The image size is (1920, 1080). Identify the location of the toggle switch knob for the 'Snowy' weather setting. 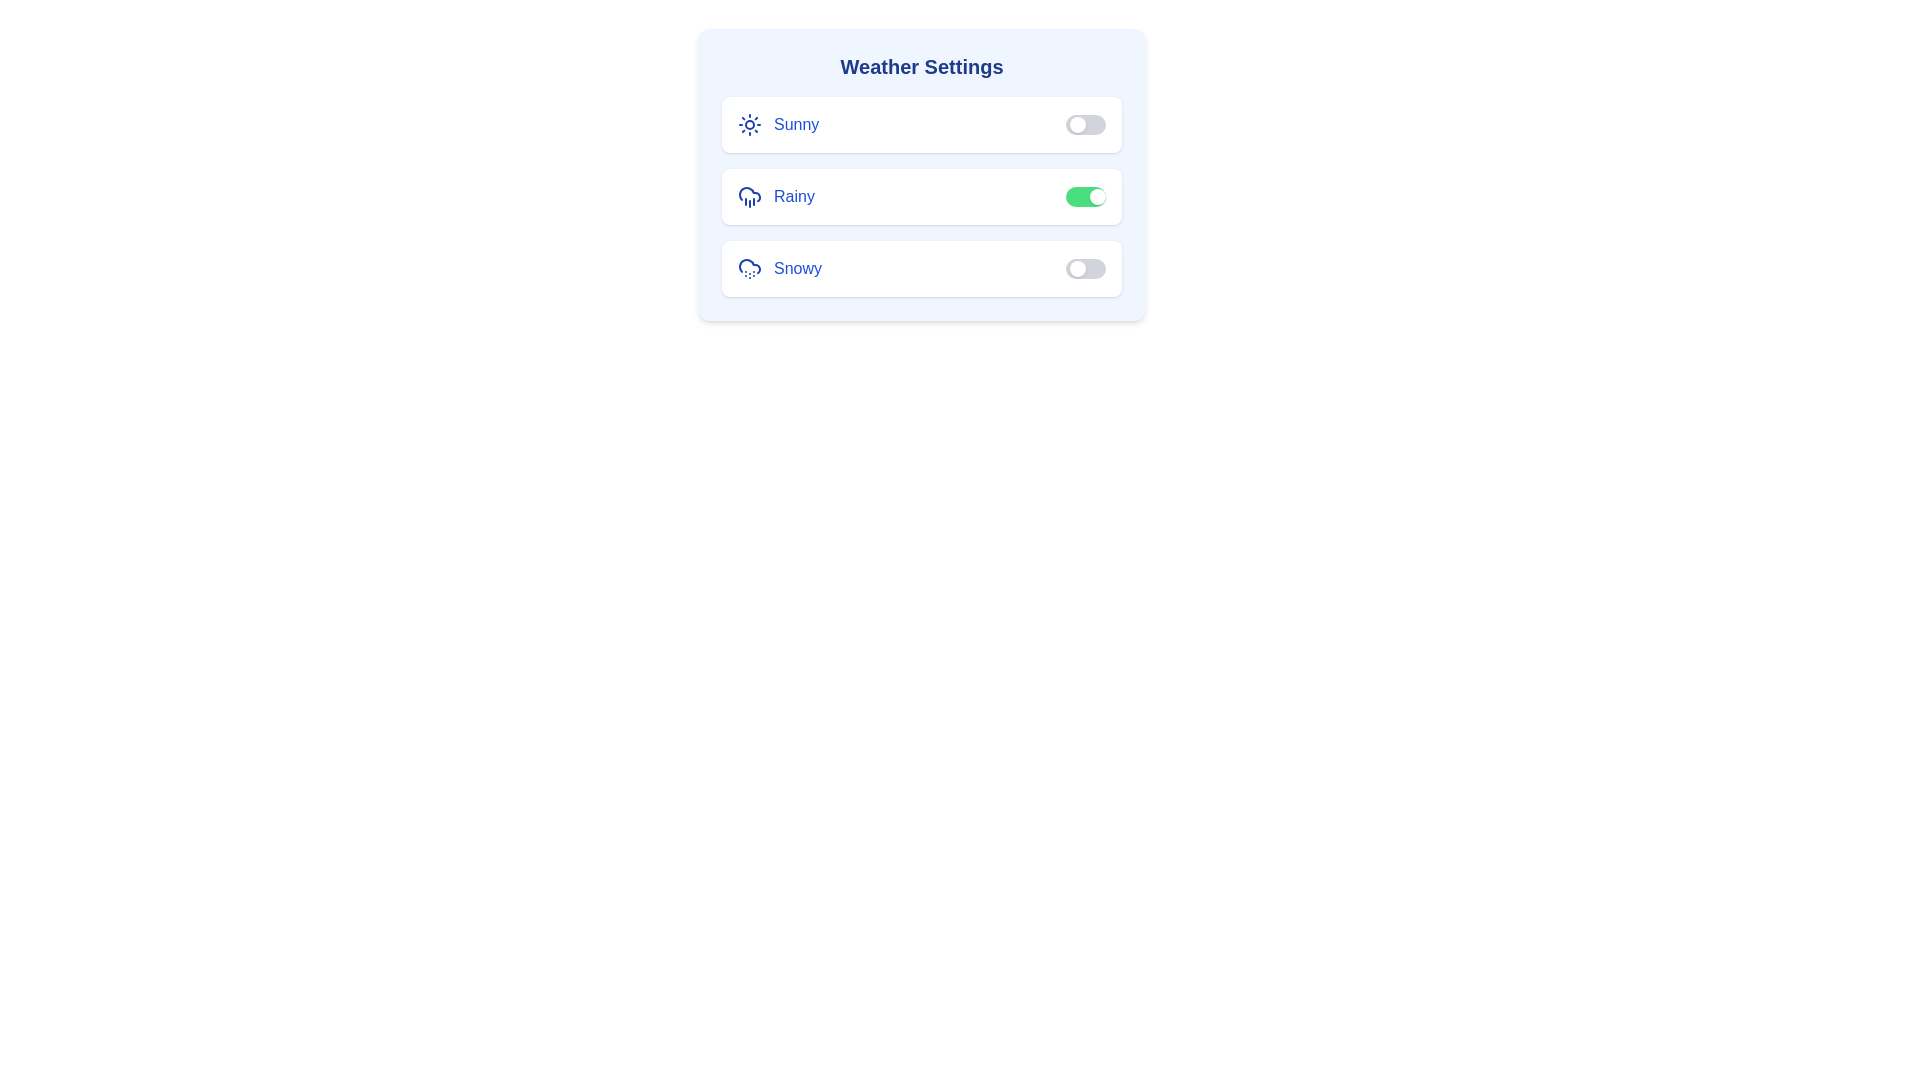
(1077, 268).